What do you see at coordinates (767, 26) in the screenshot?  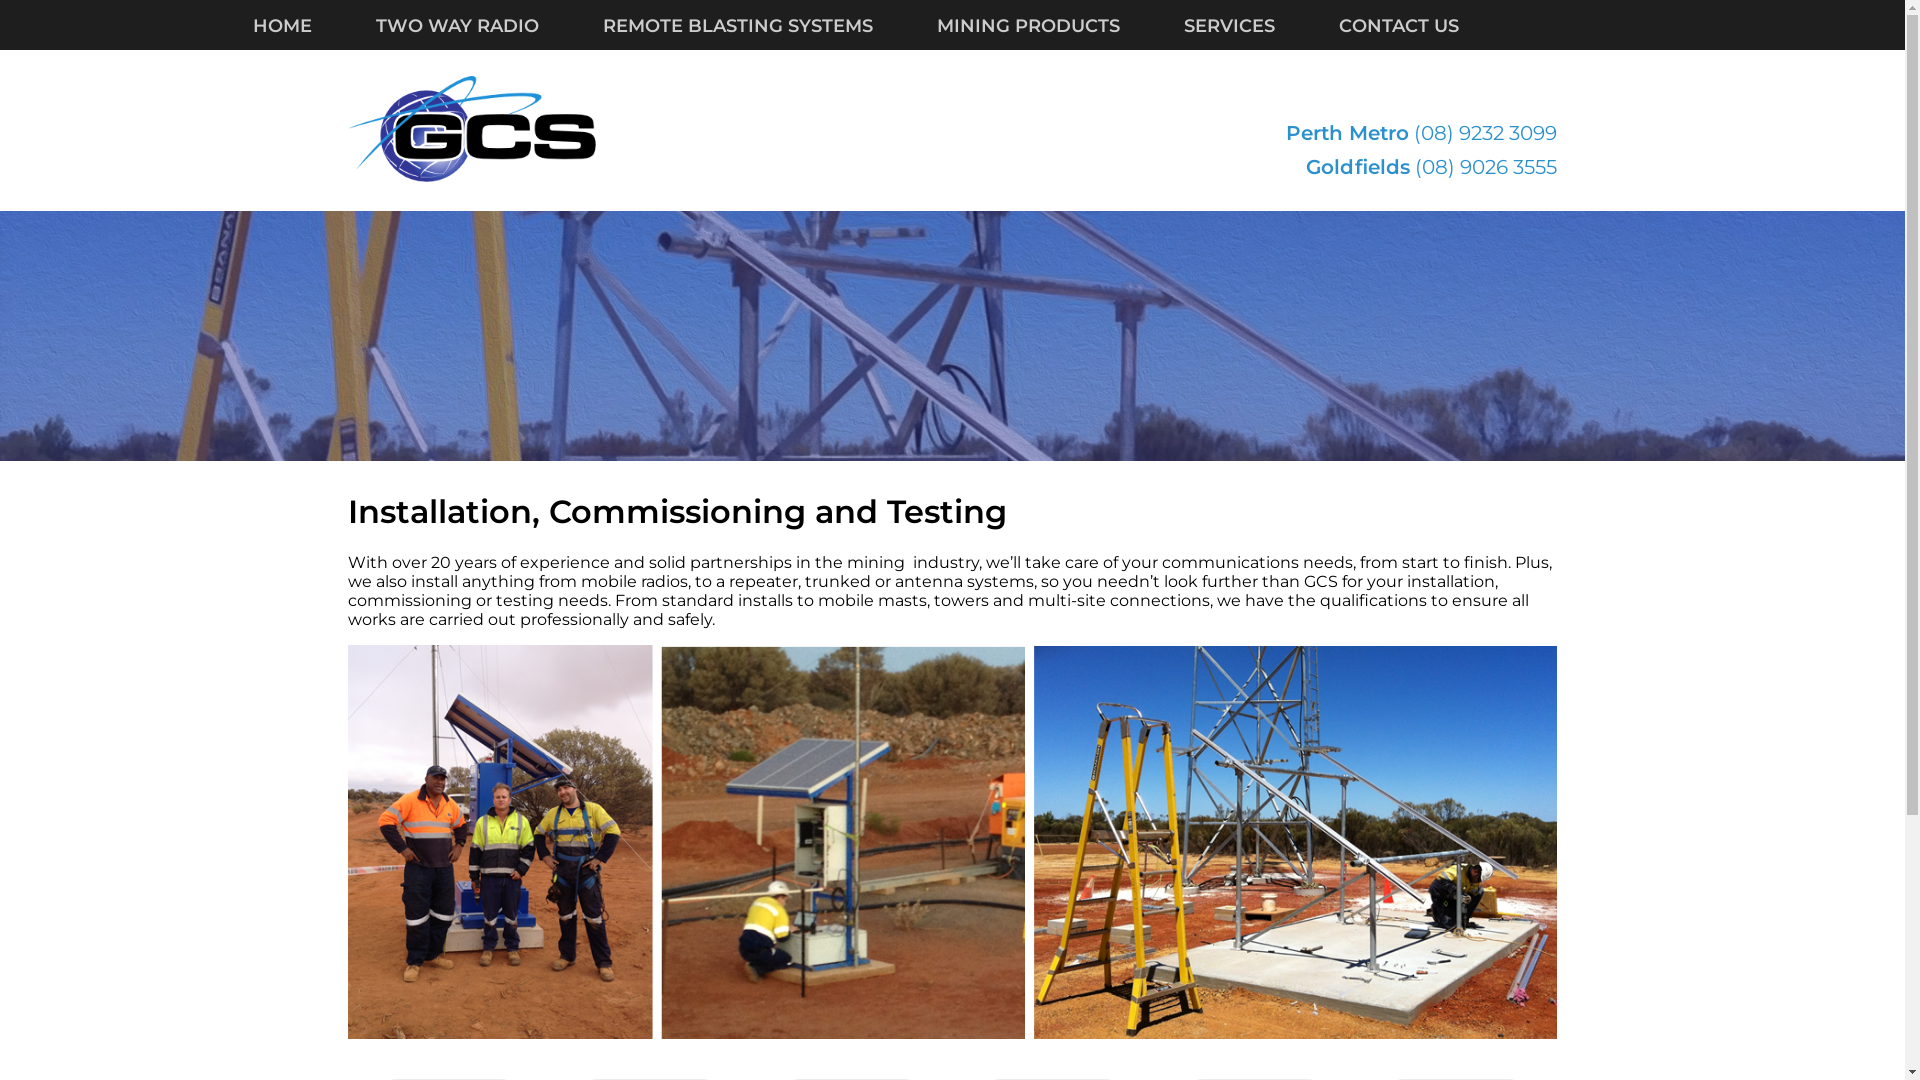 I see `'REMOTE BLASTING SYSTEMS'` at bounding box center [767, 26].